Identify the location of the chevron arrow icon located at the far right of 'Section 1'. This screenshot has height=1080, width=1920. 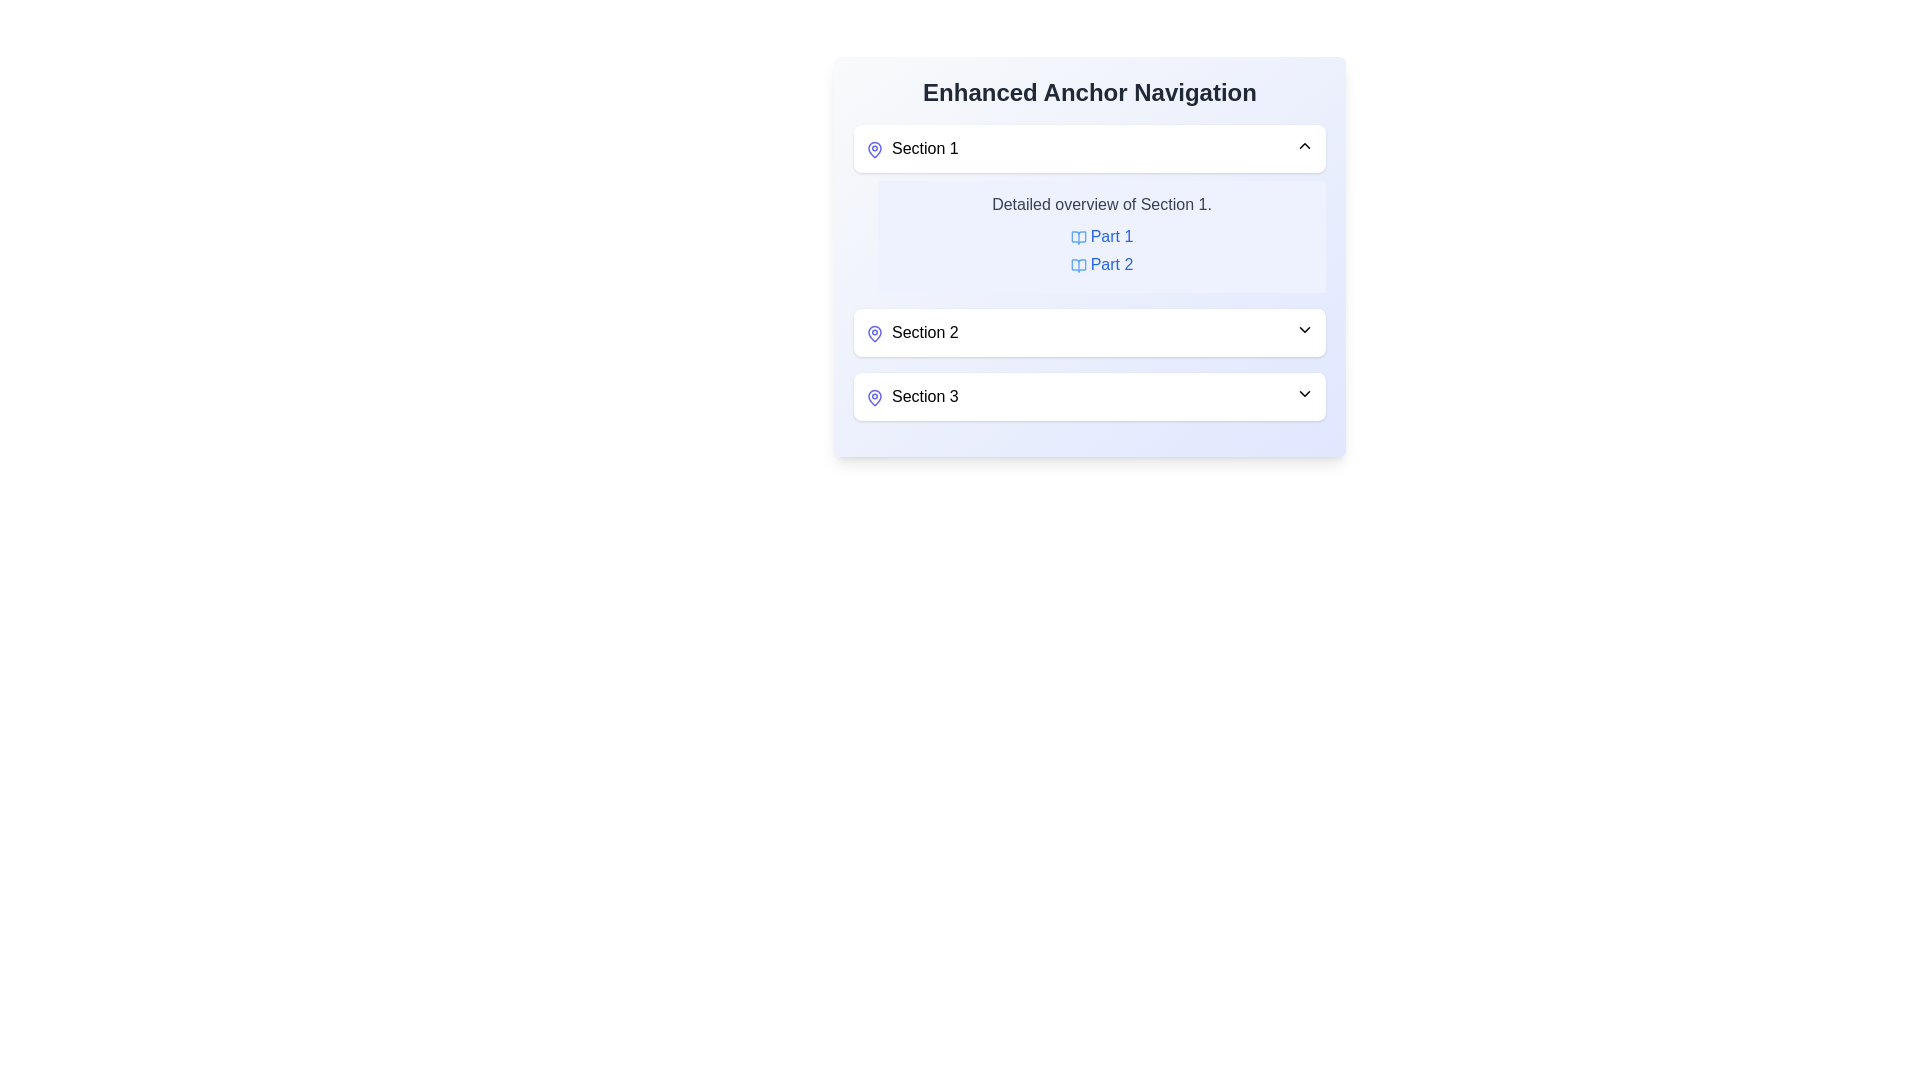
(1305, 145).